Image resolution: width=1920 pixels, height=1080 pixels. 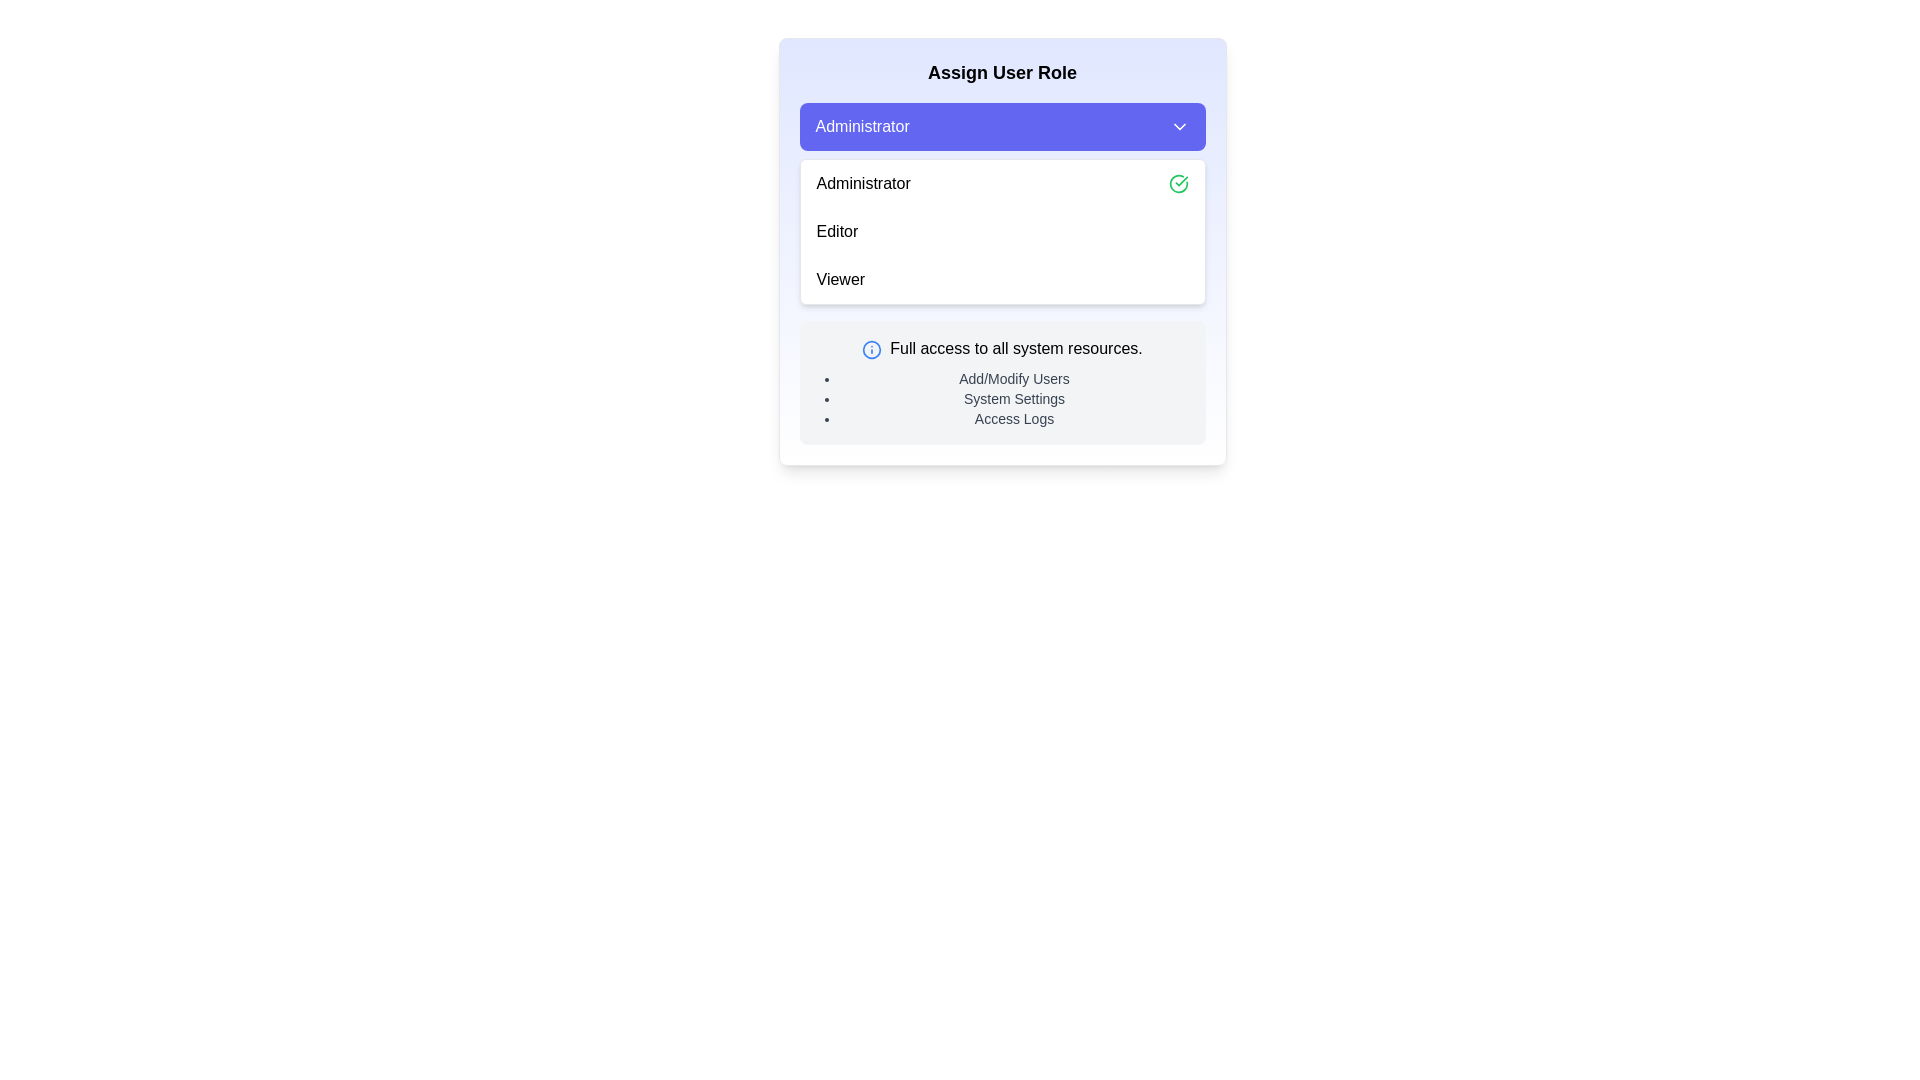 What do you see at coordinates (837, 230) in the screenshot?
I see `the 'Editor' role option in the dropdown menu, which is the second item below 'Administrator'` at bounding box center [837, 230].